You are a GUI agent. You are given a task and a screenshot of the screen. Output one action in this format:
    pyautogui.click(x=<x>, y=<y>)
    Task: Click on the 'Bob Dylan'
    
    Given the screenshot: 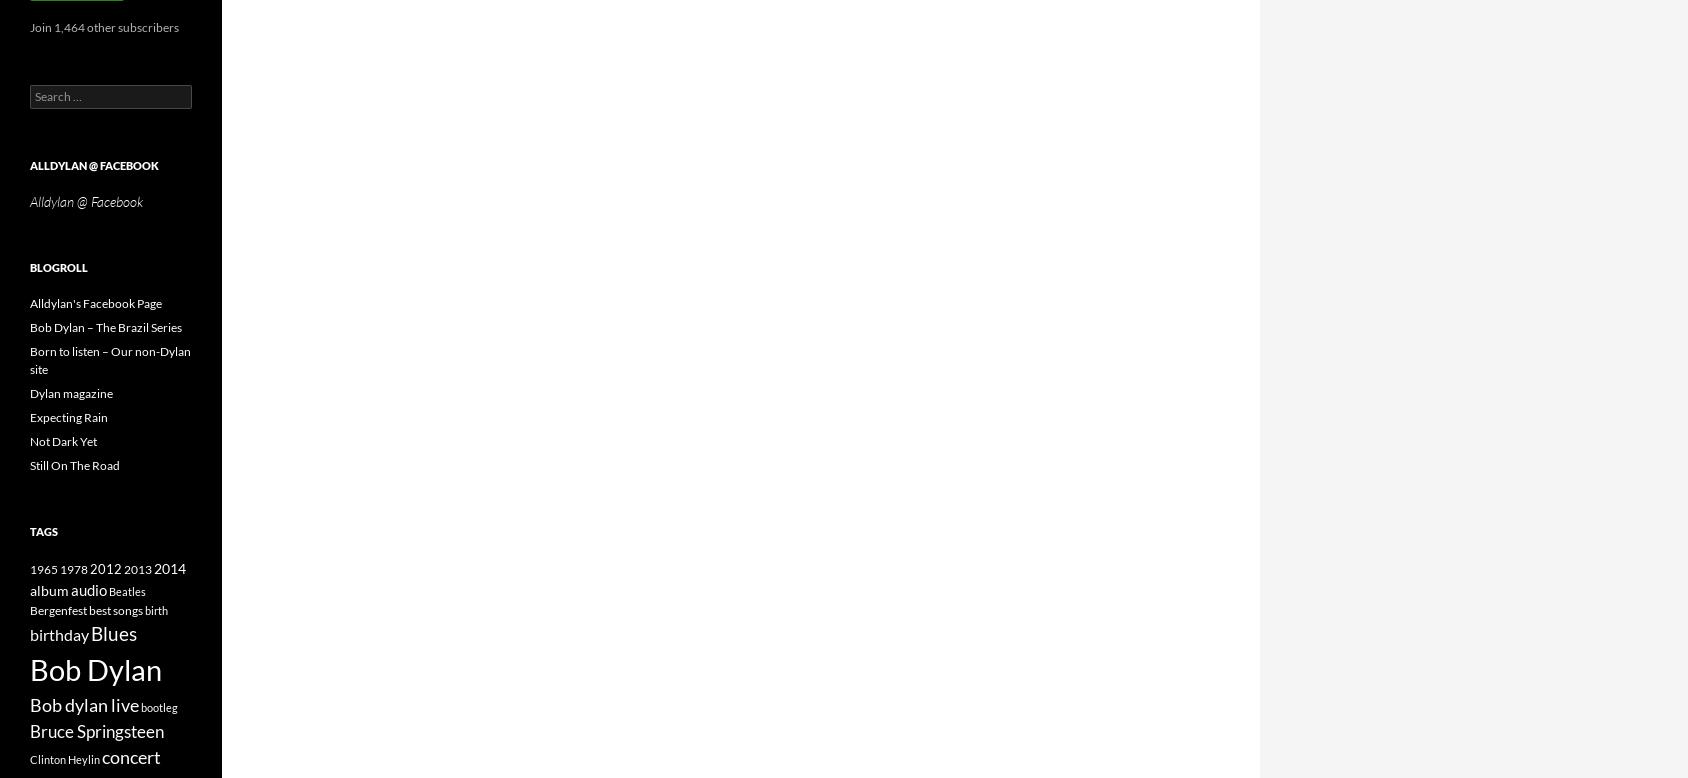 What is the action you would take?
    pyautogui.click(x=95, y=668)
    